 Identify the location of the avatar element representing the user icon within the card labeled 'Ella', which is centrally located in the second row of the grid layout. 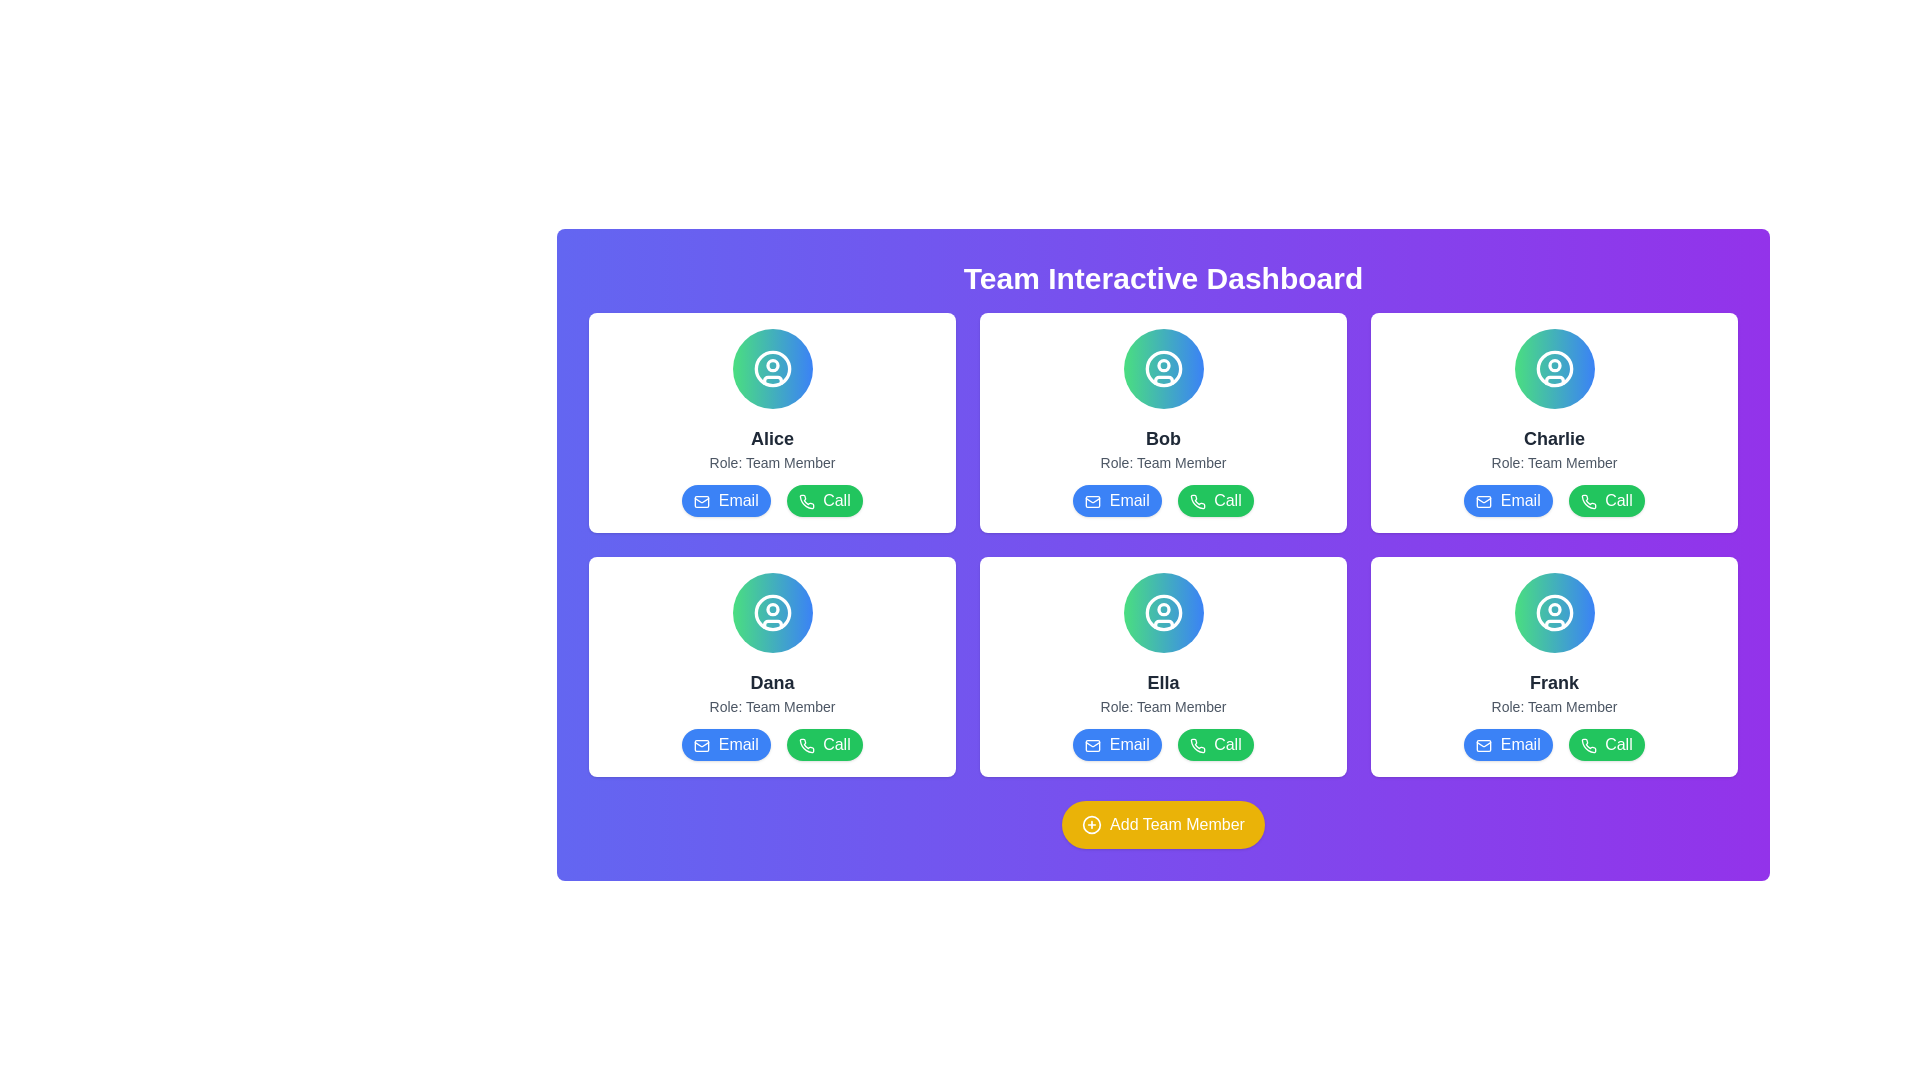
(1163, 612).